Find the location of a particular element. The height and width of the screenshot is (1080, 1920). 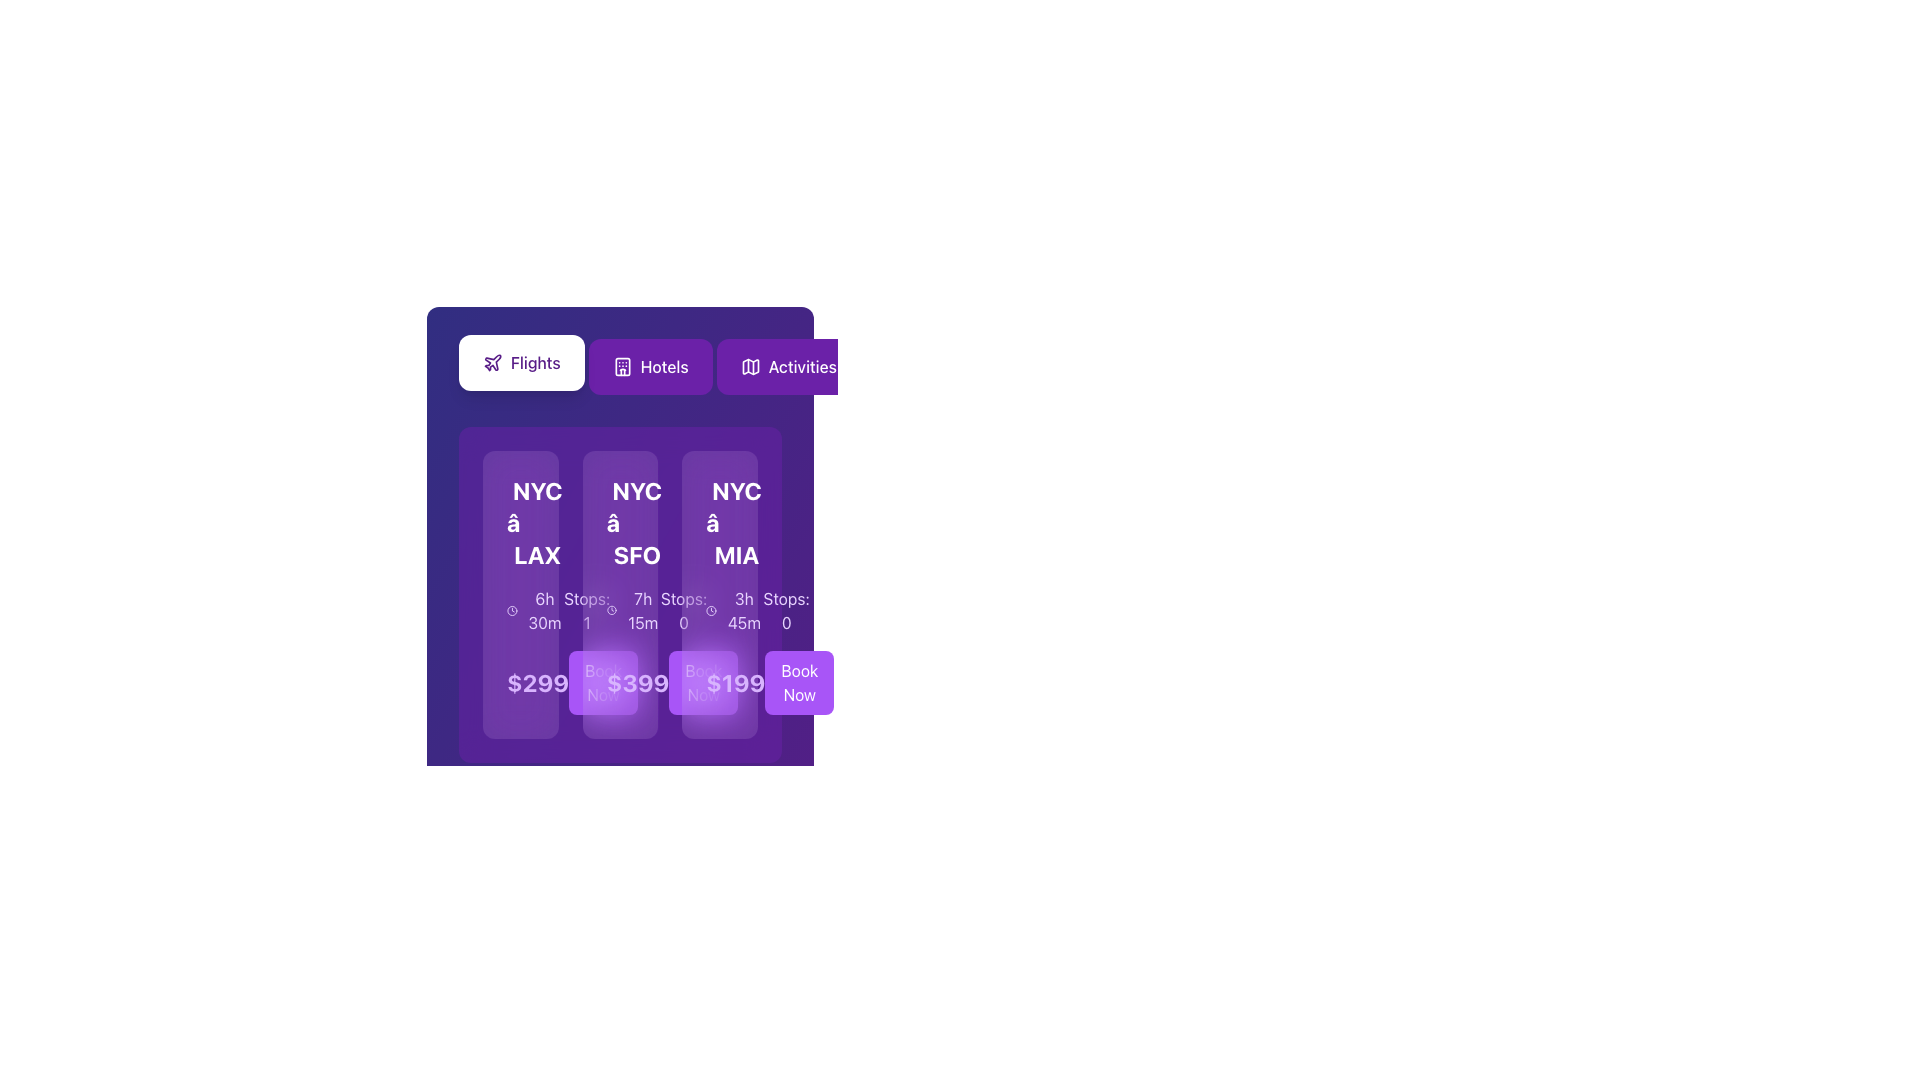

the price Text label located in the first card of flight details from 'NYC' to 'LAX' is located at coordinates (520, 681).